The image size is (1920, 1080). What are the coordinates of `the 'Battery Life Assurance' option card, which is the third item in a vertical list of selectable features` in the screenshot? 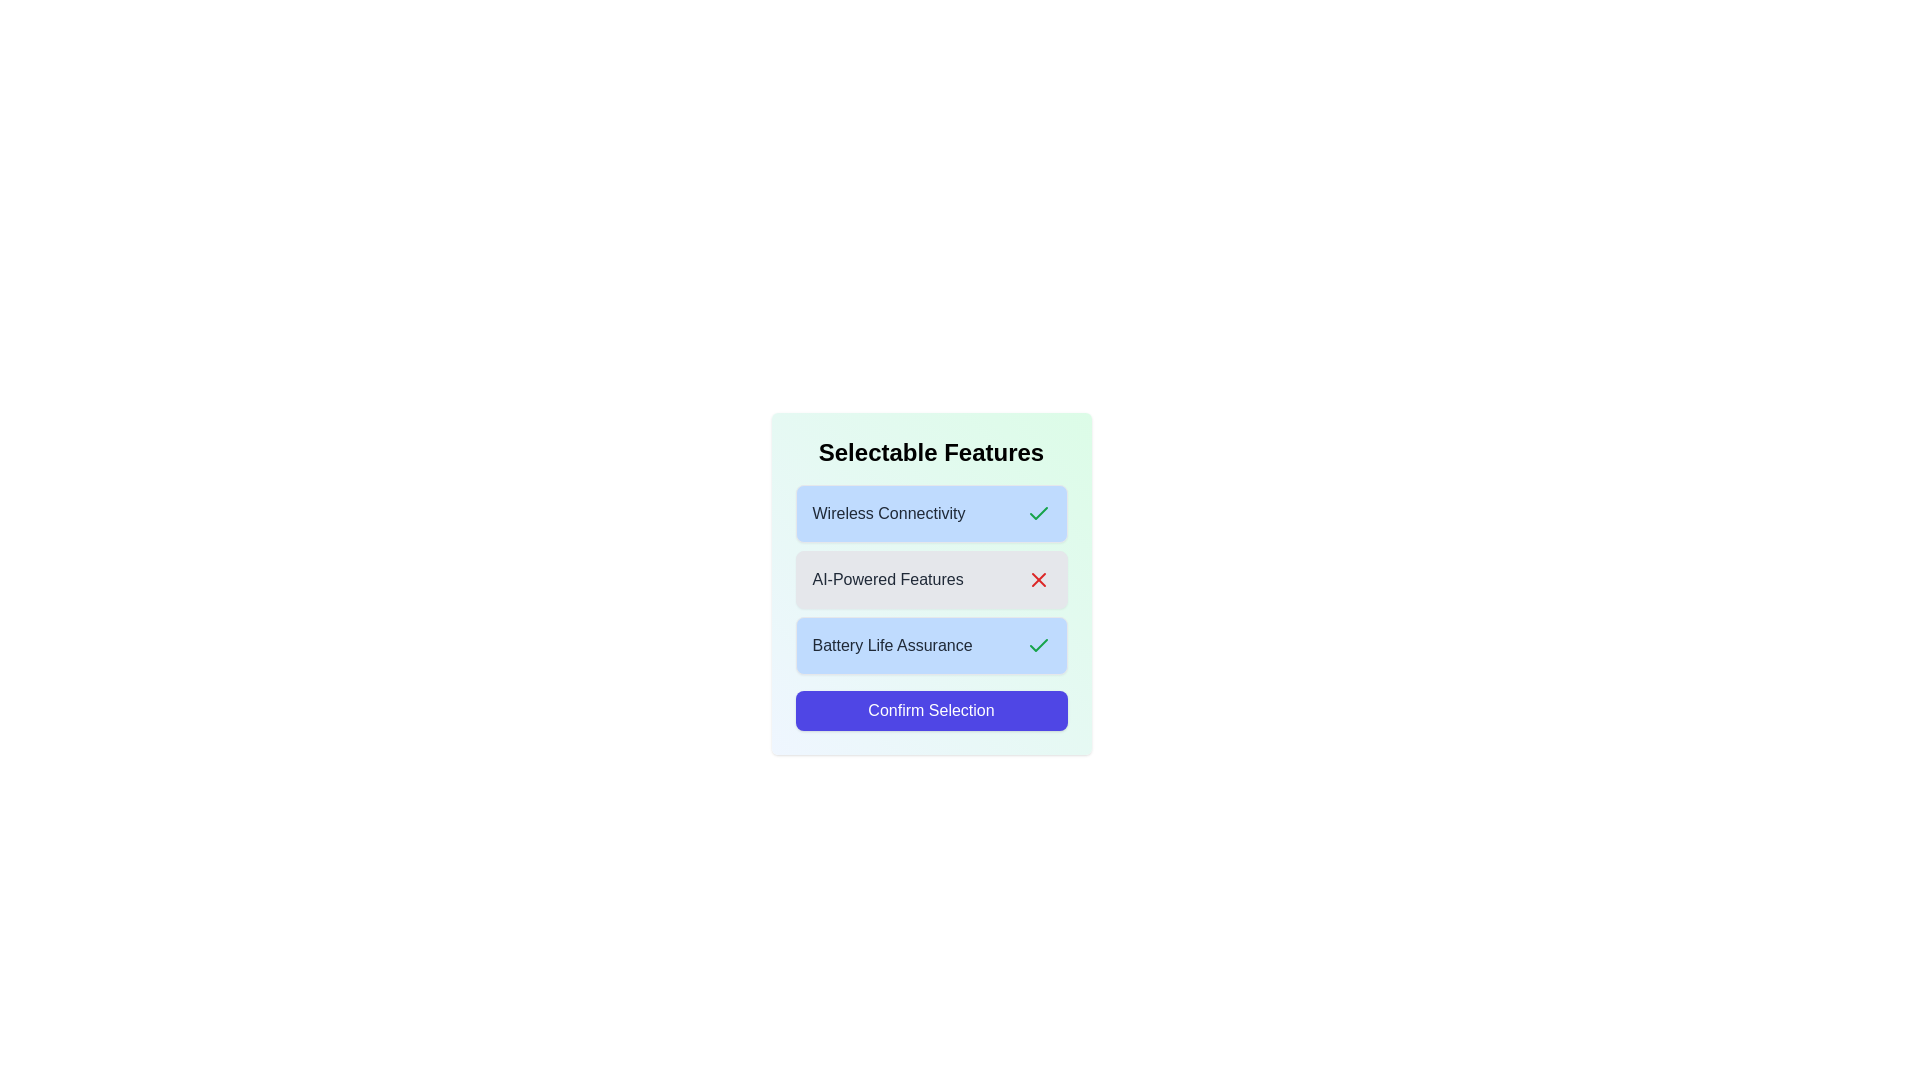 It's located at (930, 645).